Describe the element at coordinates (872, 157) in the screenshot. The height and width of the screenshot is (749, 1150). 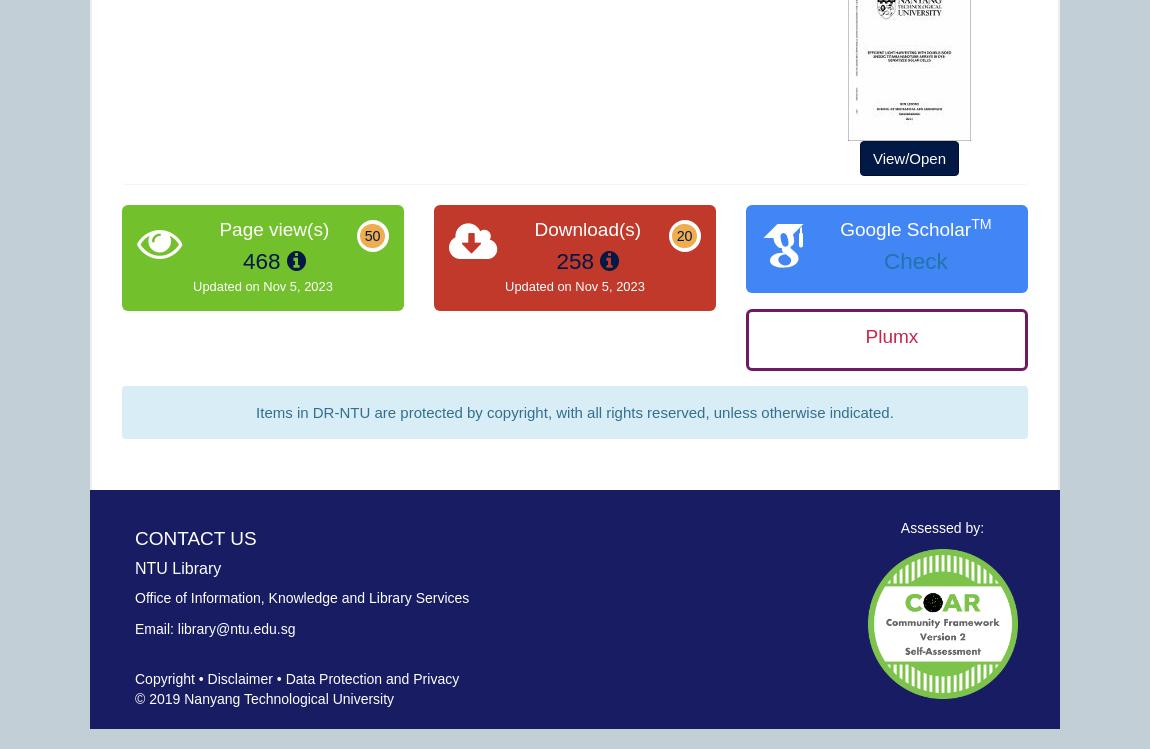
I see `'View/Open'` at that location.